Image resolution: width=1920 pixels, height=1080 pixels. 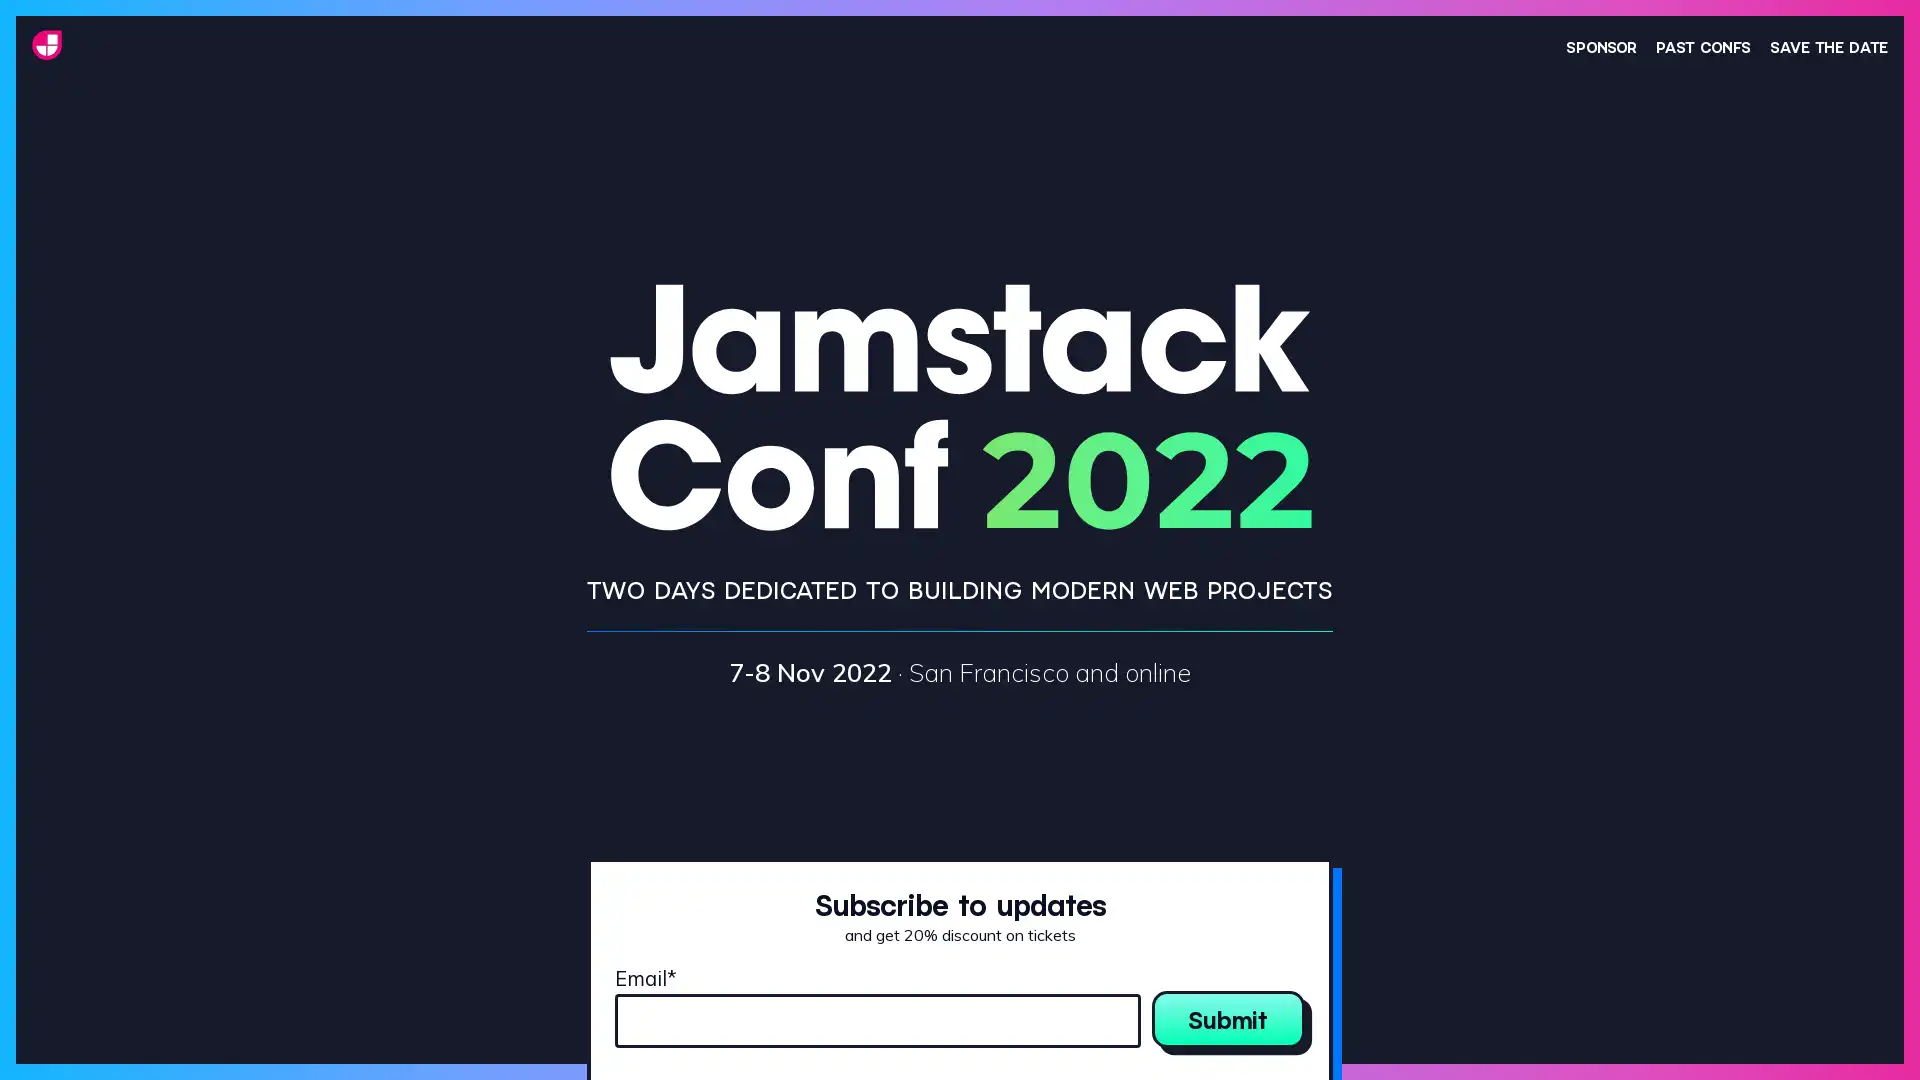 What do you see at coordinates (1227, 1018) in the screenshot?
I see `Submit` at bounding box center [1227, 1018].